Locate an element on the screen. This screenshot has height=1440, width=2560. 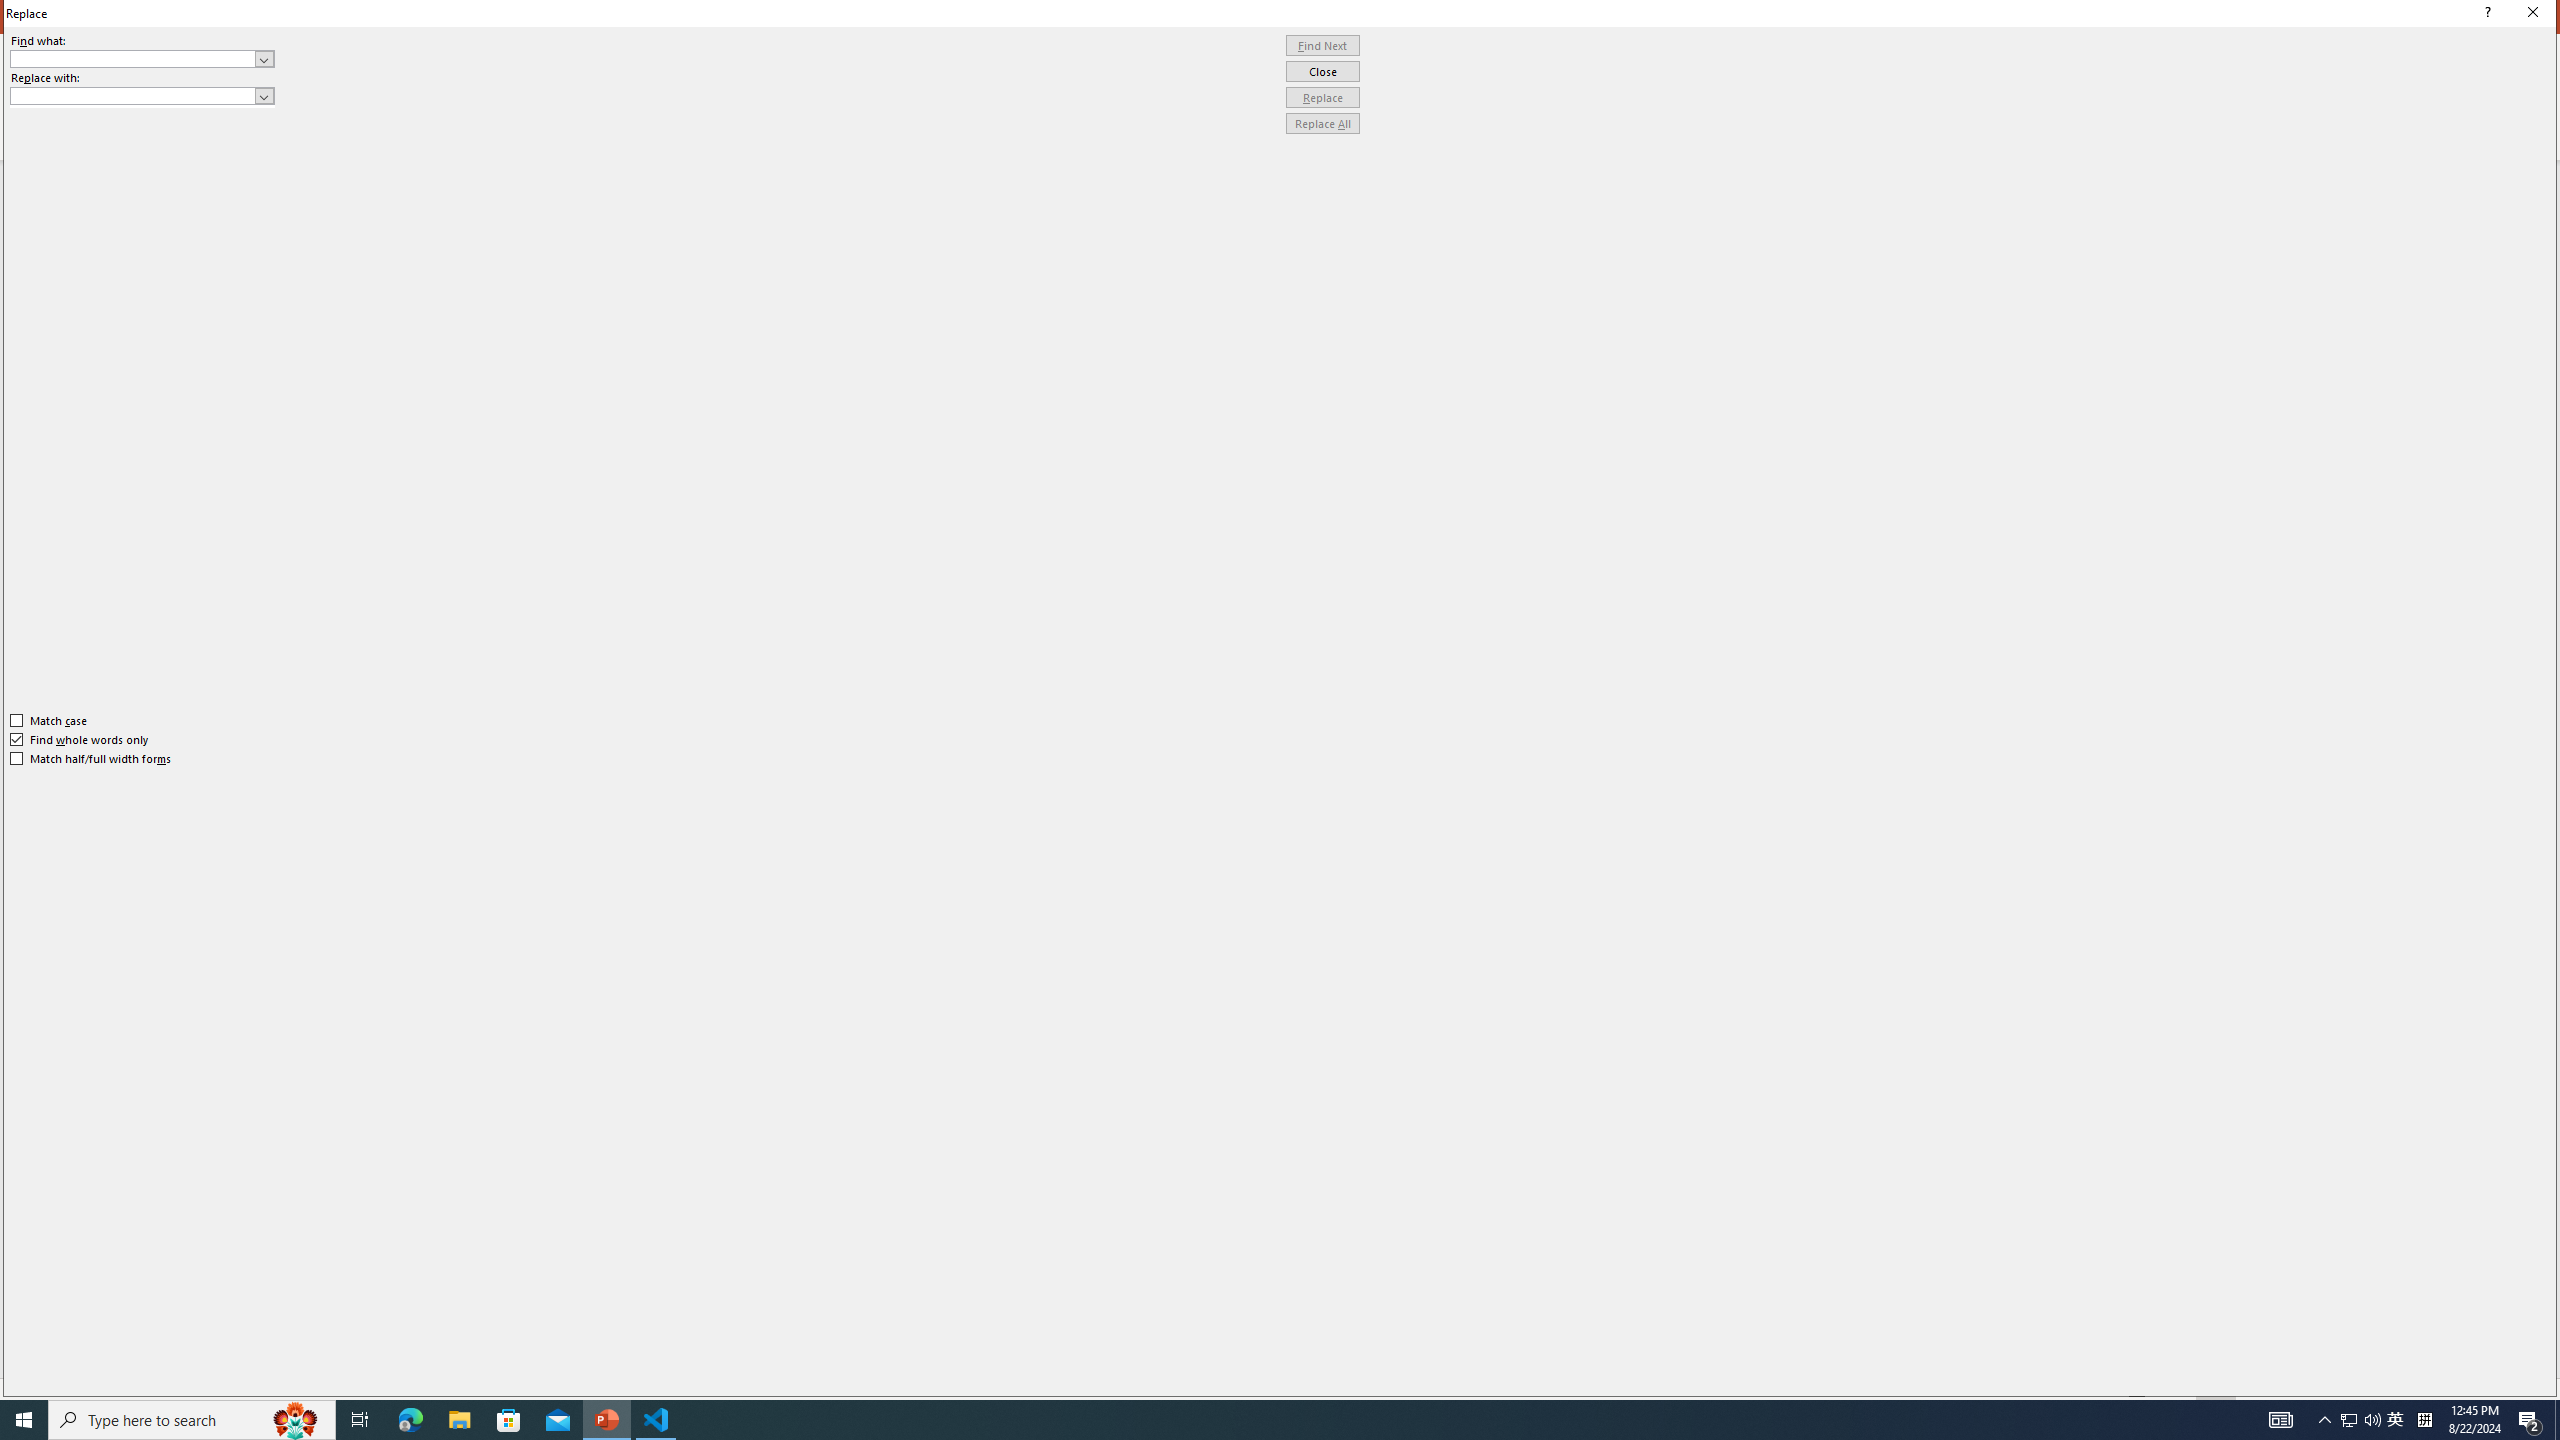
'Find whole words only' is located at coordinates (80, 739).